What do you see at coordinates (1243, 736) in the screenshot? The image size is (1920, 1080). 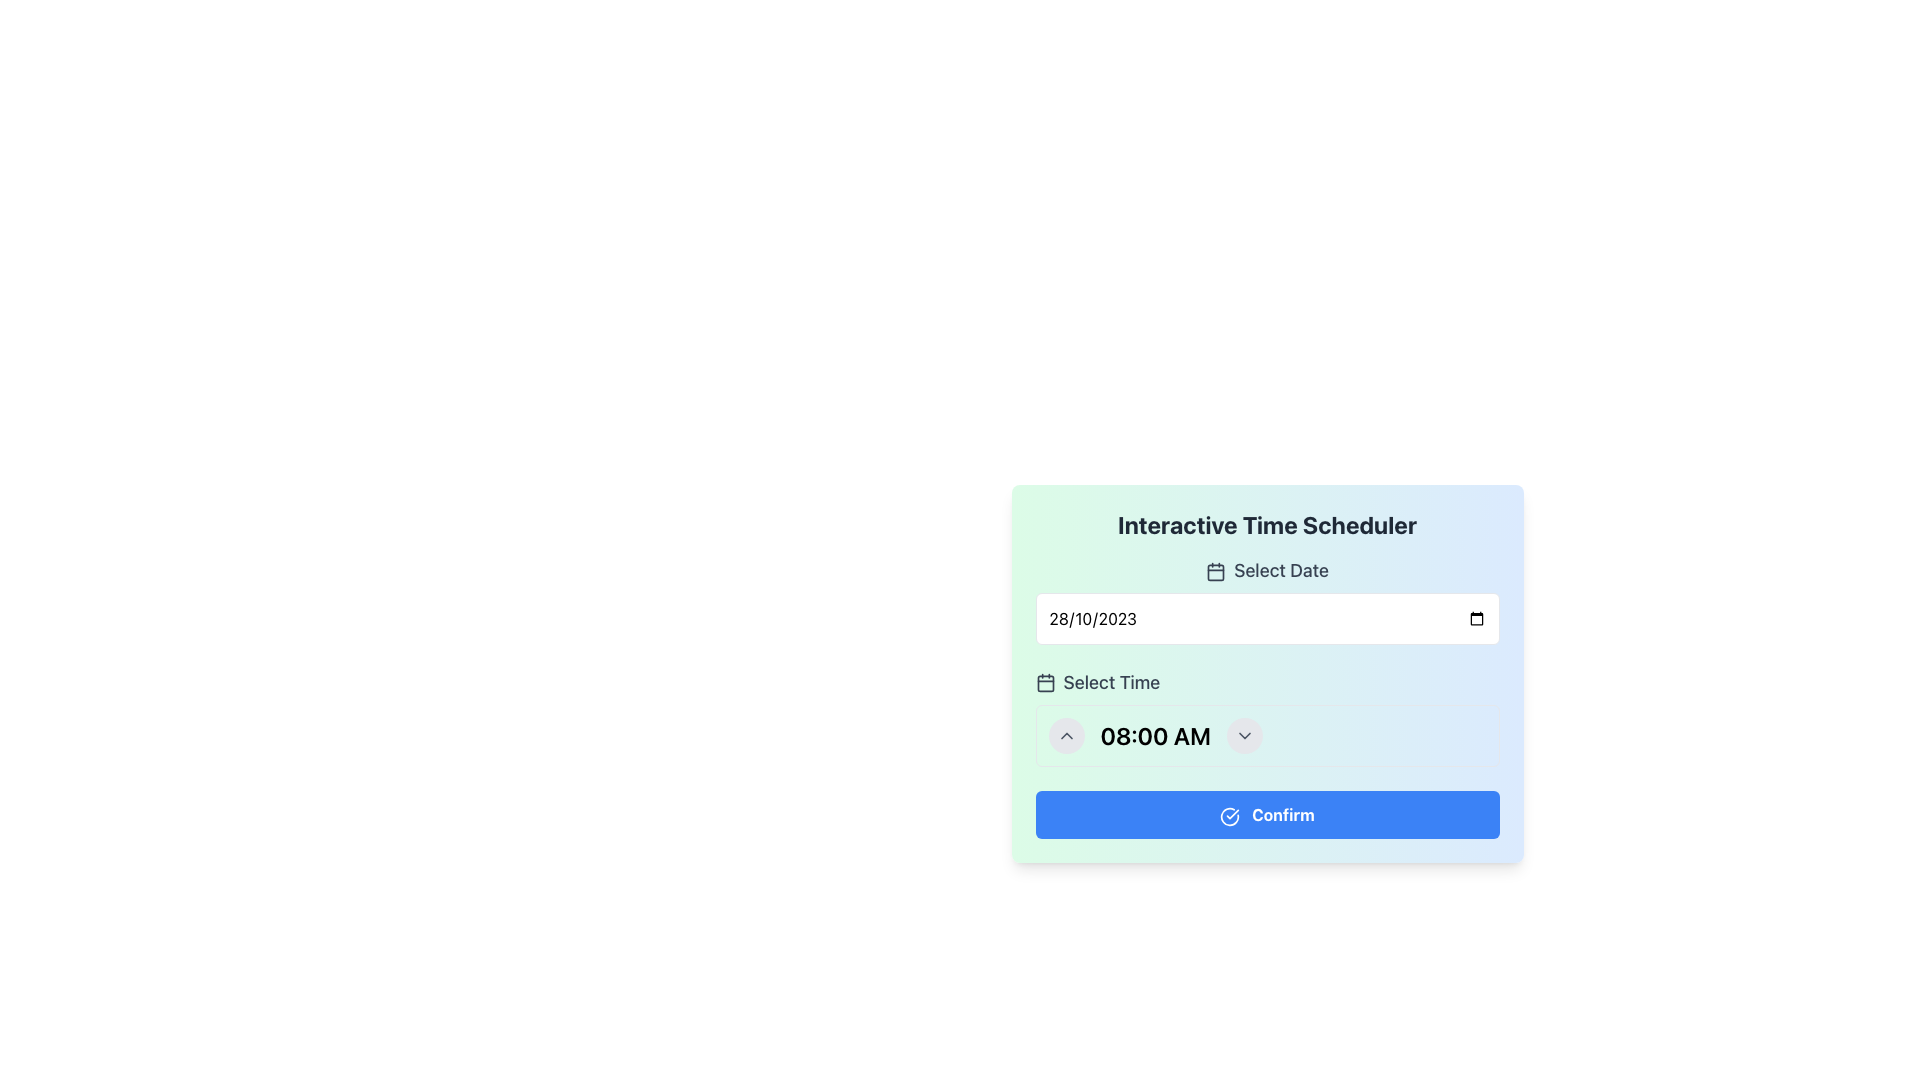 I see `the circular button with a light gray background and a downward arrow icon located to the immediate right of '08:00 AM' in the time selector interface` at bounding box center [1243, 736].